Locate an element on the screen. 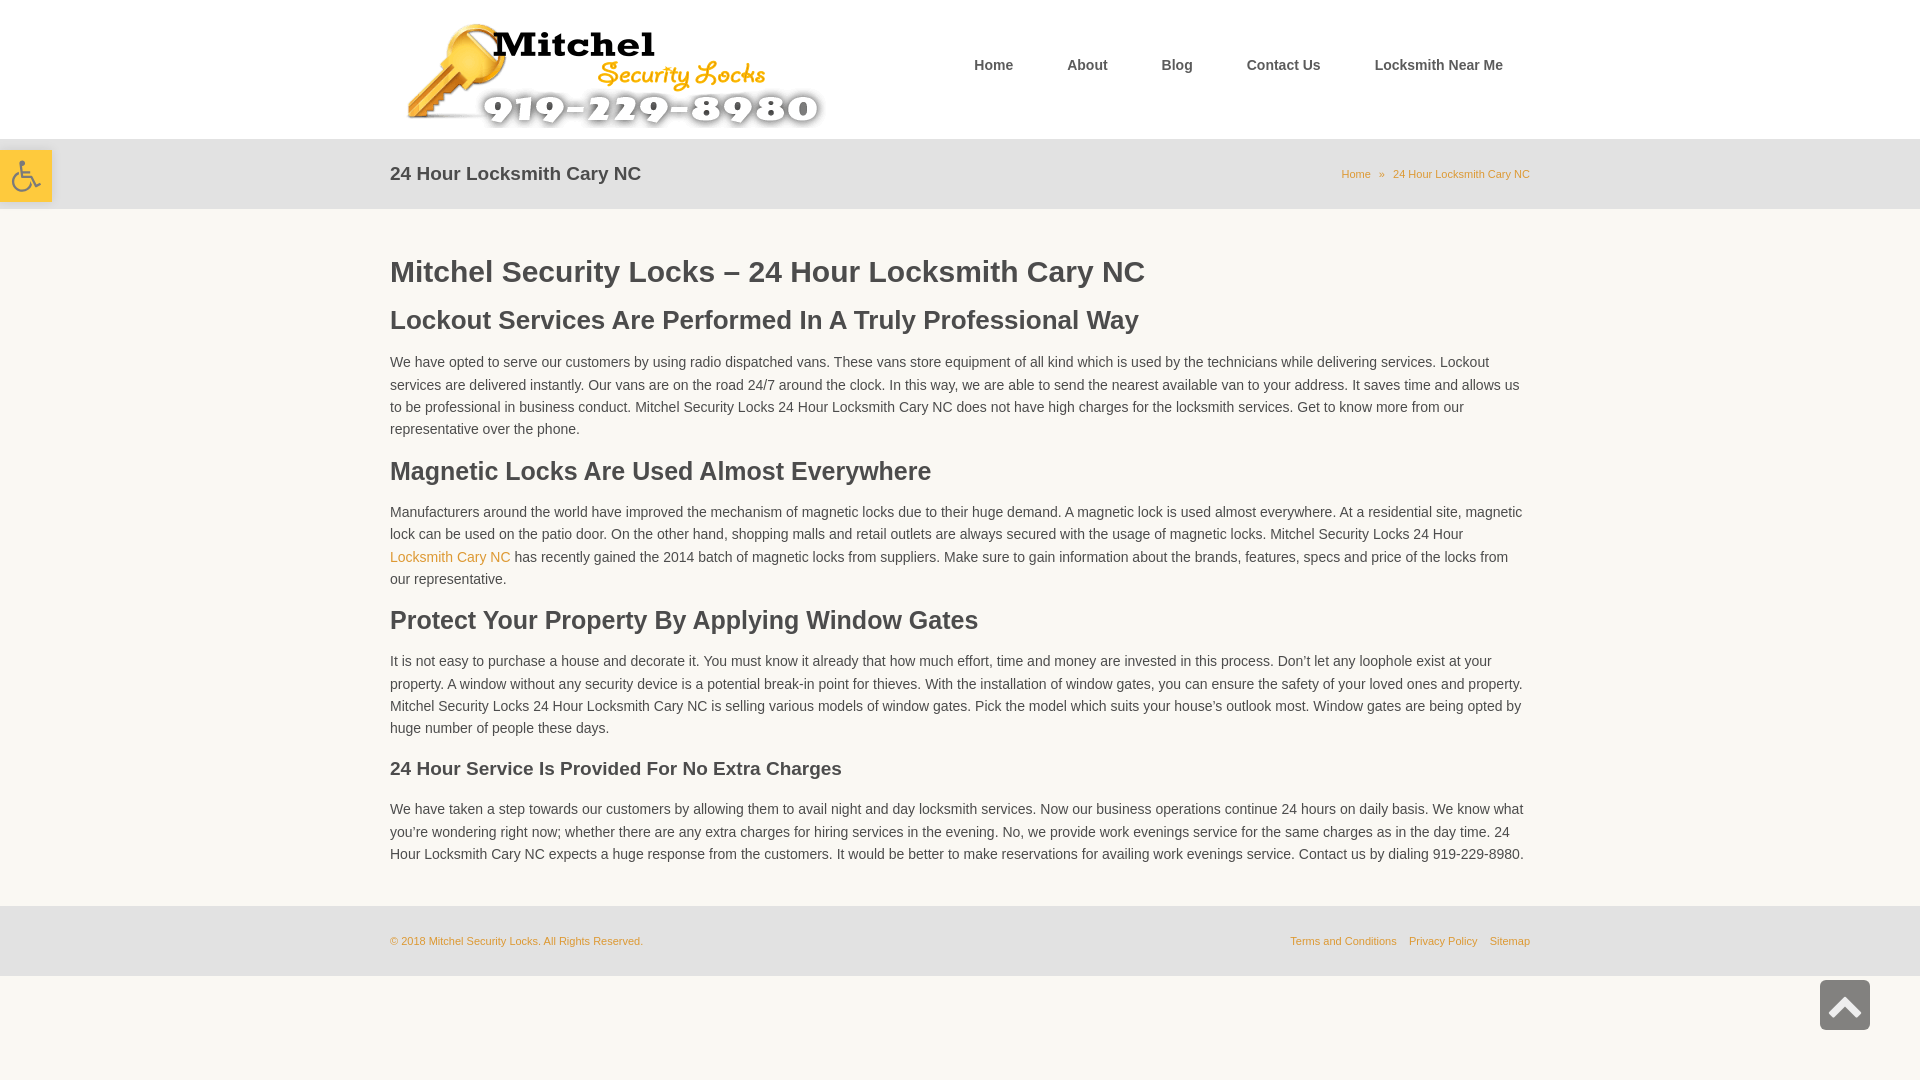  'Terms and Conditions' is located at coordinates (1343, 941).